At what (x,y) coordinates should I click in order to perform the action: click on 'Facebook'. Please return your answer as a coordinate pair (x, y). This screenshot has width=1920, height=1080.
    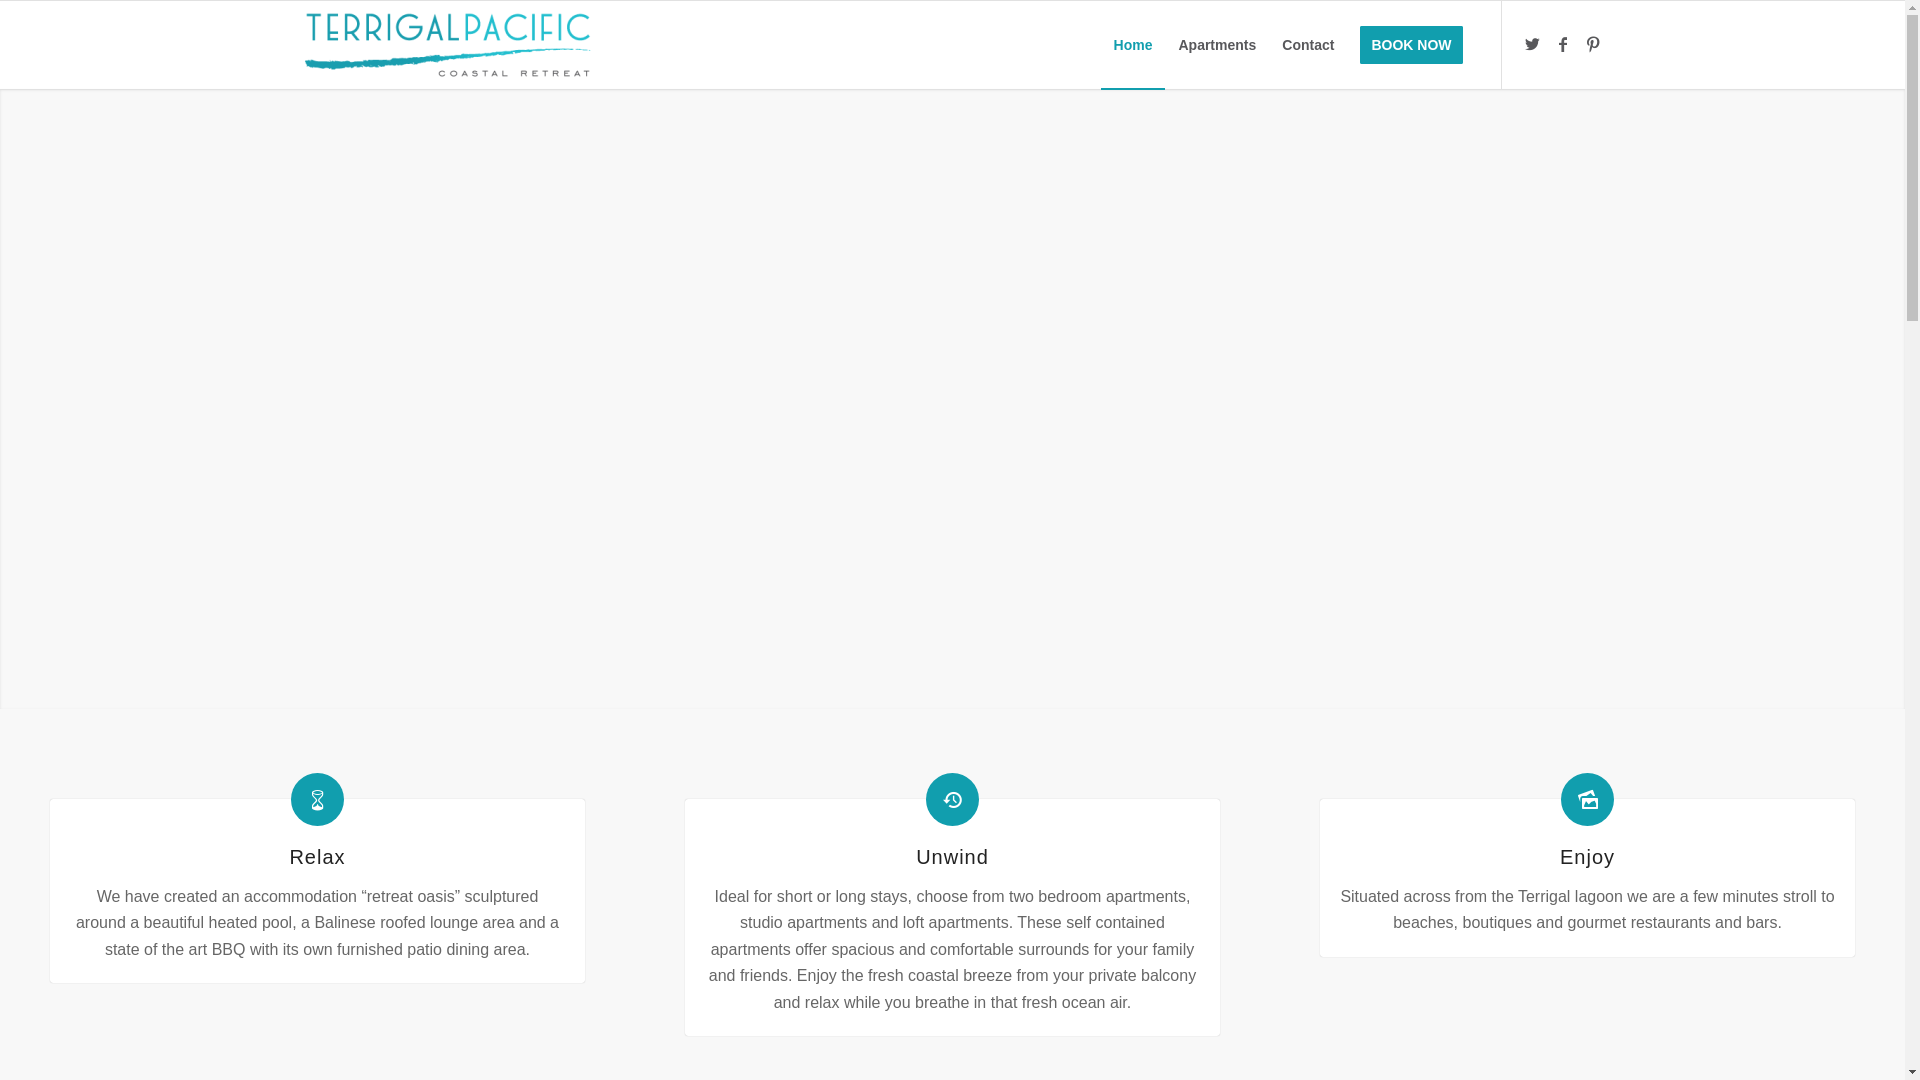
    Looking at the image, I should click on (1562, 43).